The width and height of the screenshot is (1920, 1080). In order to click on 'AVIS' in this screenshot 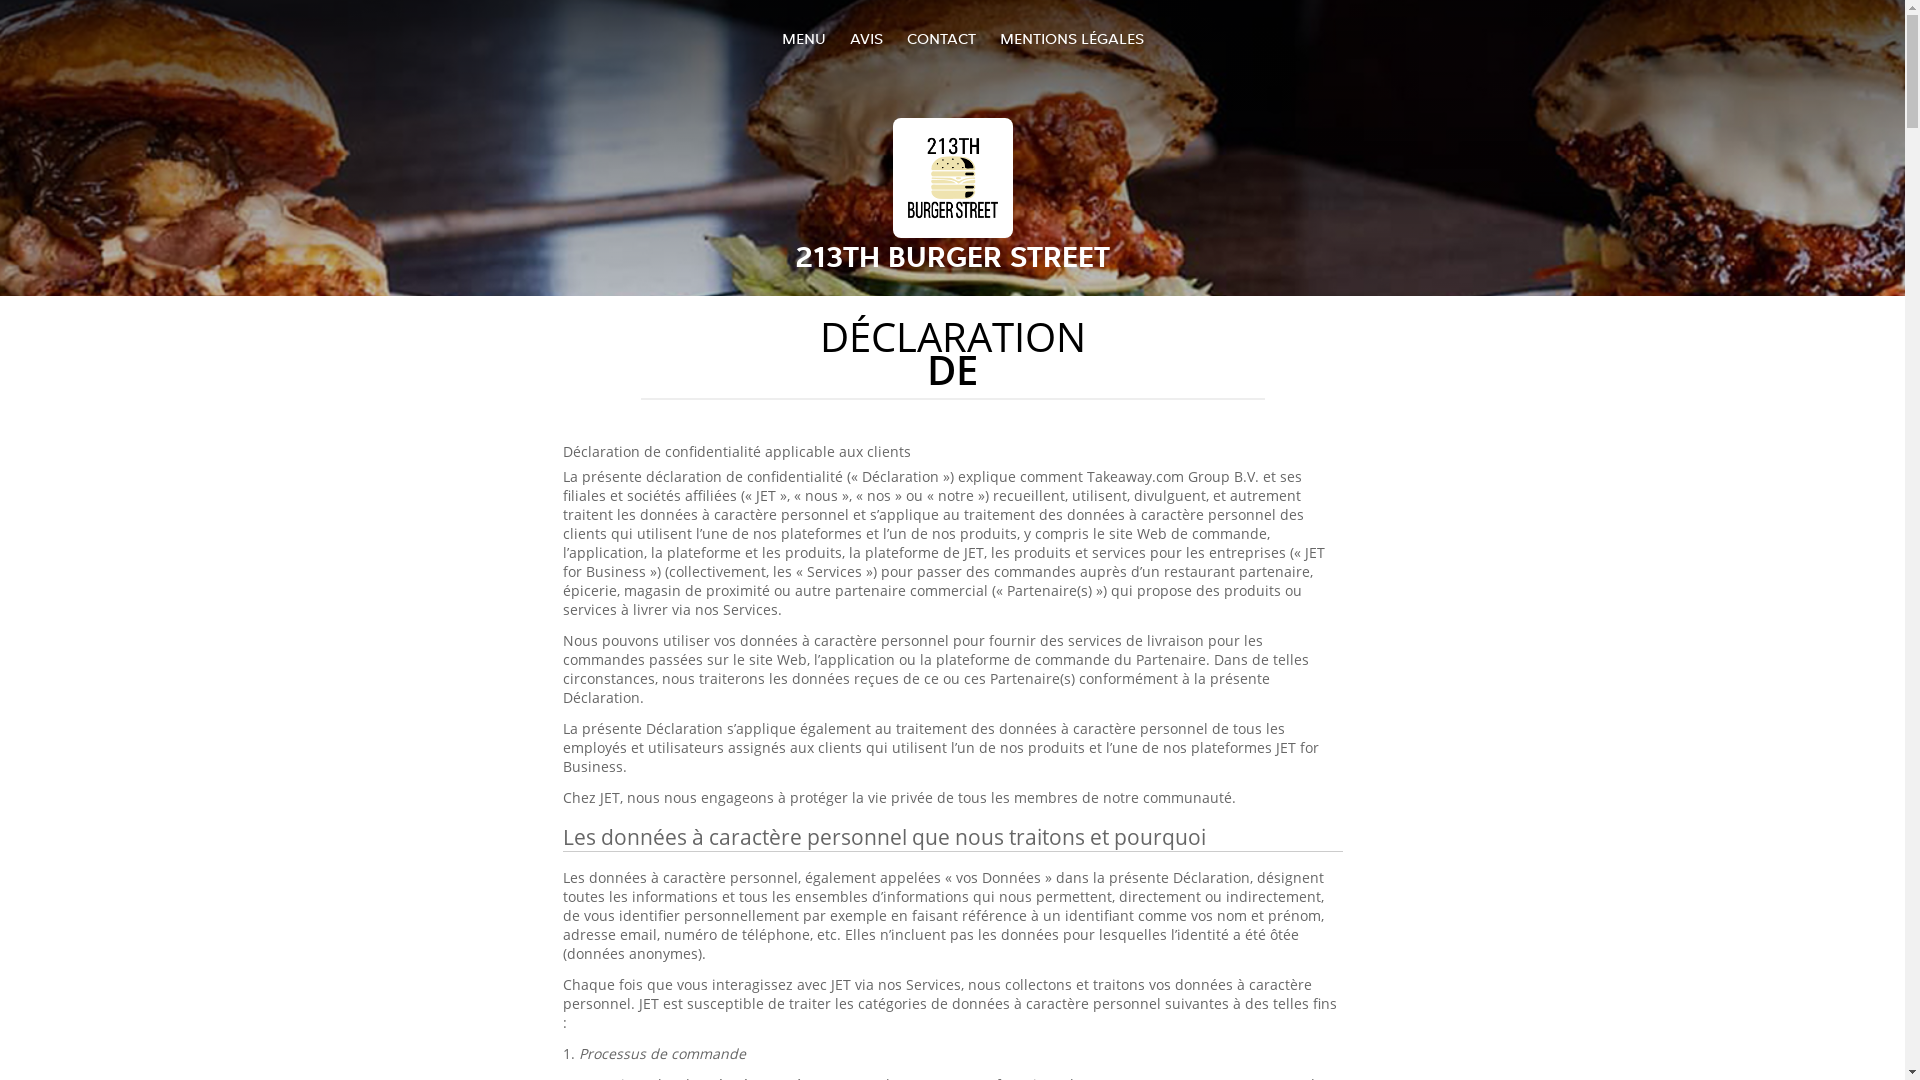, I will do `click(866, 38)`.